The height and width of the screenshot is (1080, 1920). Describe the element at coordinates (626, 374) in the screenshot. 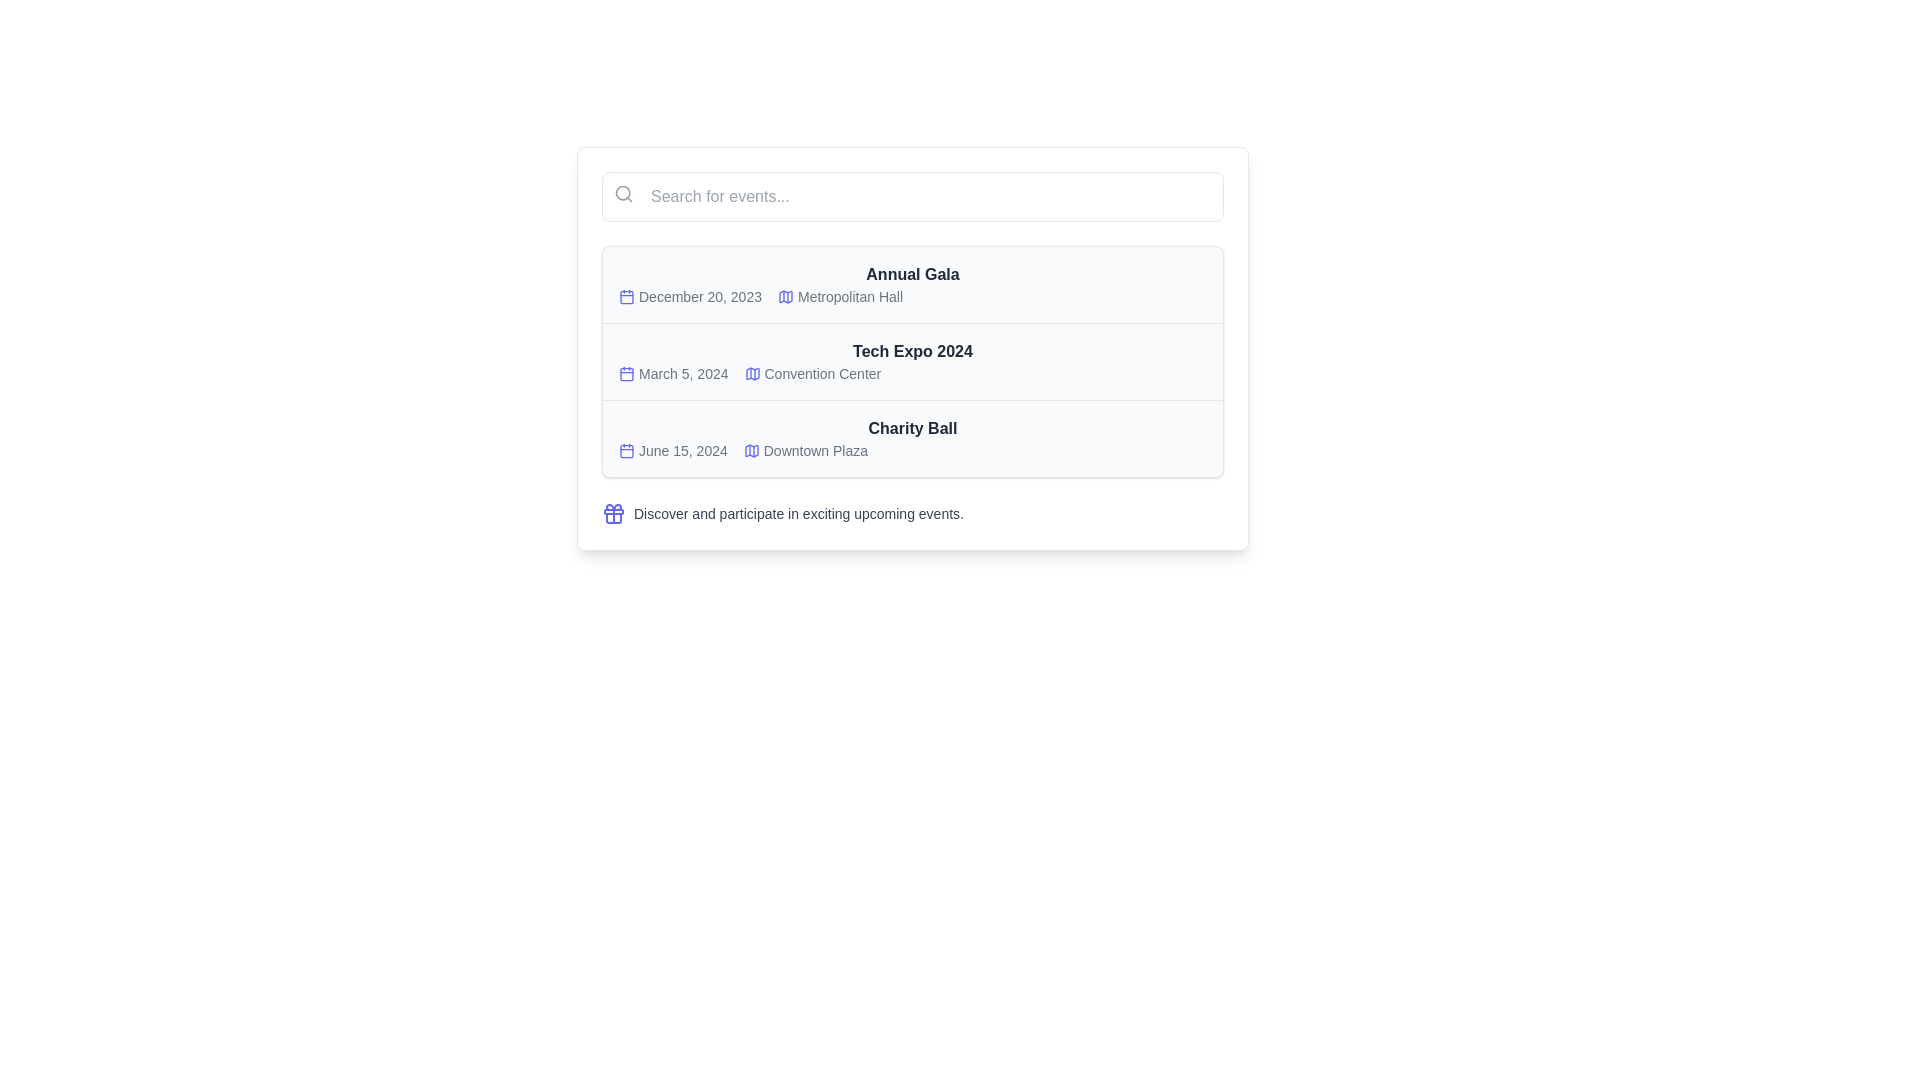

I see `the calendar icon located to the left of the date 'March 5, 2024' under 'Tech Expo 2024'` at that location.